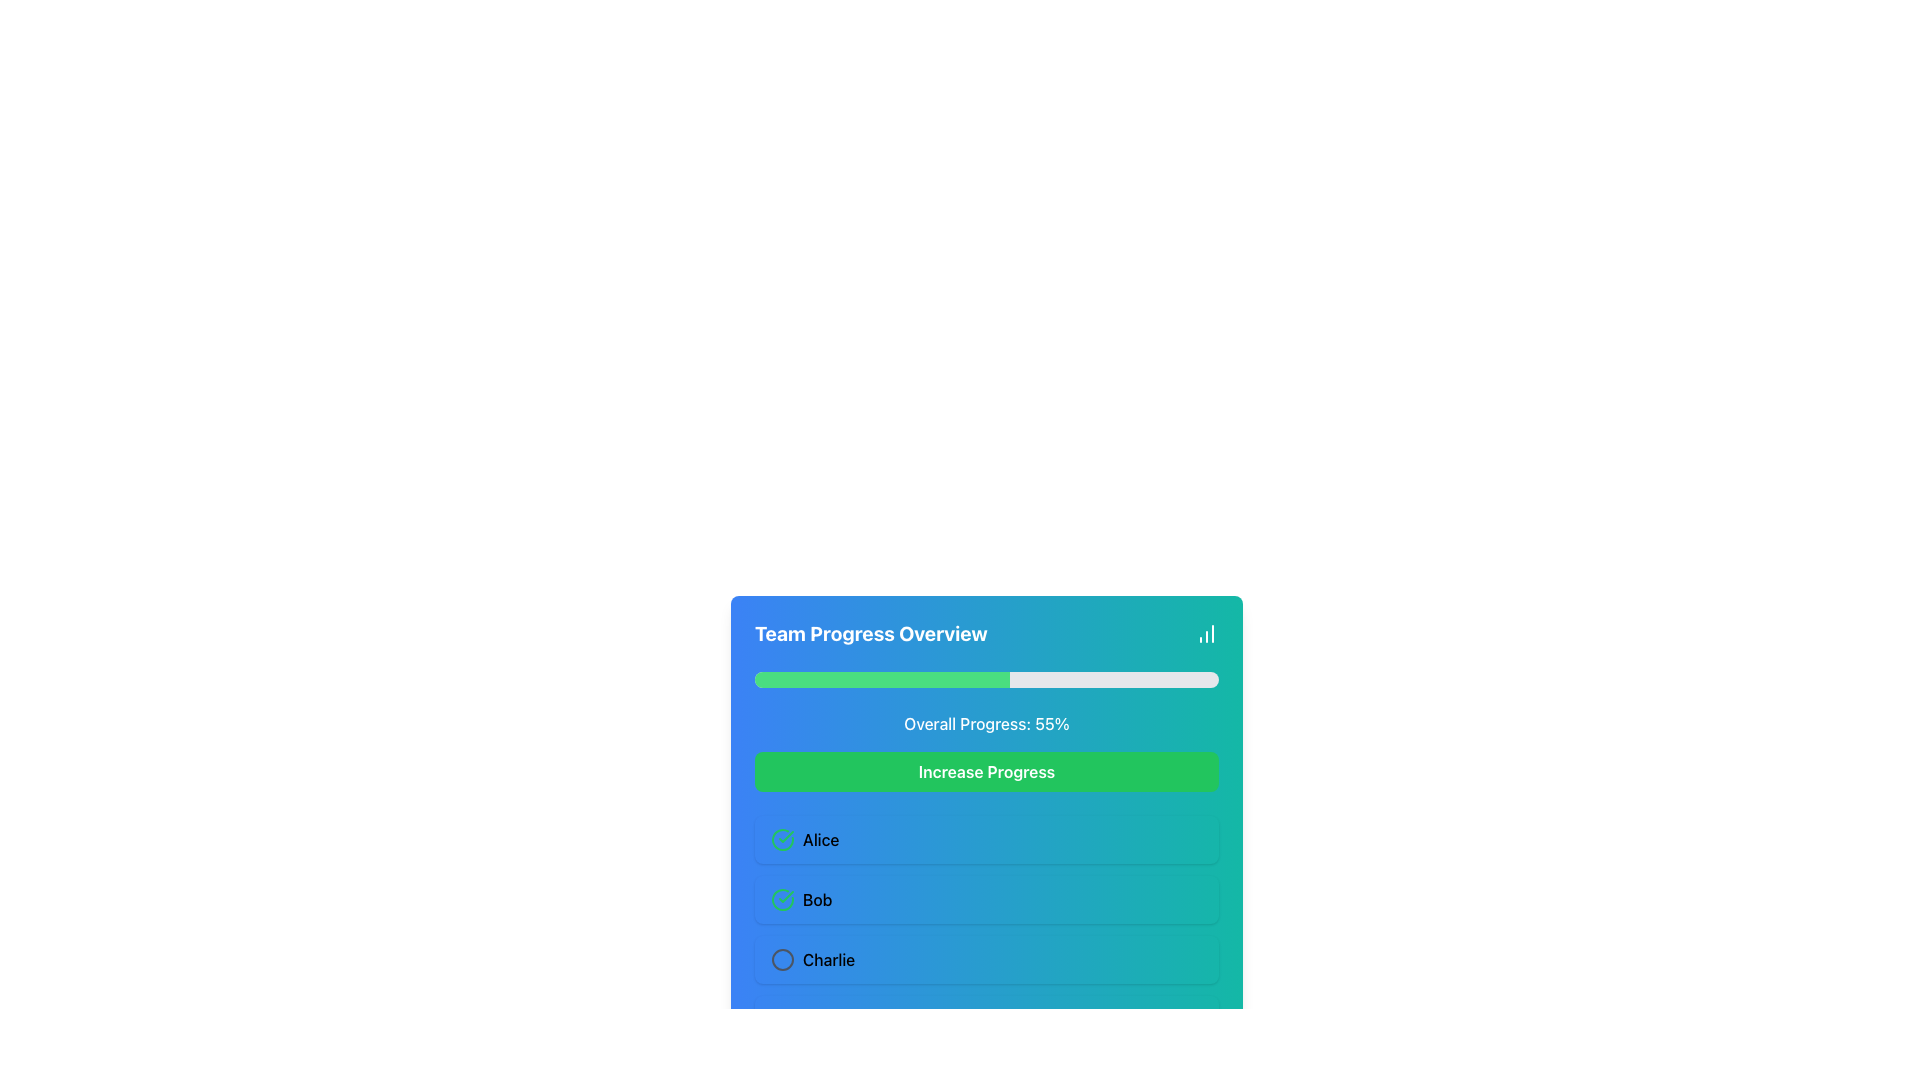 This screenshot has width=1920, height=1080. I want to click on the status represented by the icon indicating selection or progress confirmation for 'Bob', located to the left of the text 'Bob' in a list of icons, so click(781, 898).